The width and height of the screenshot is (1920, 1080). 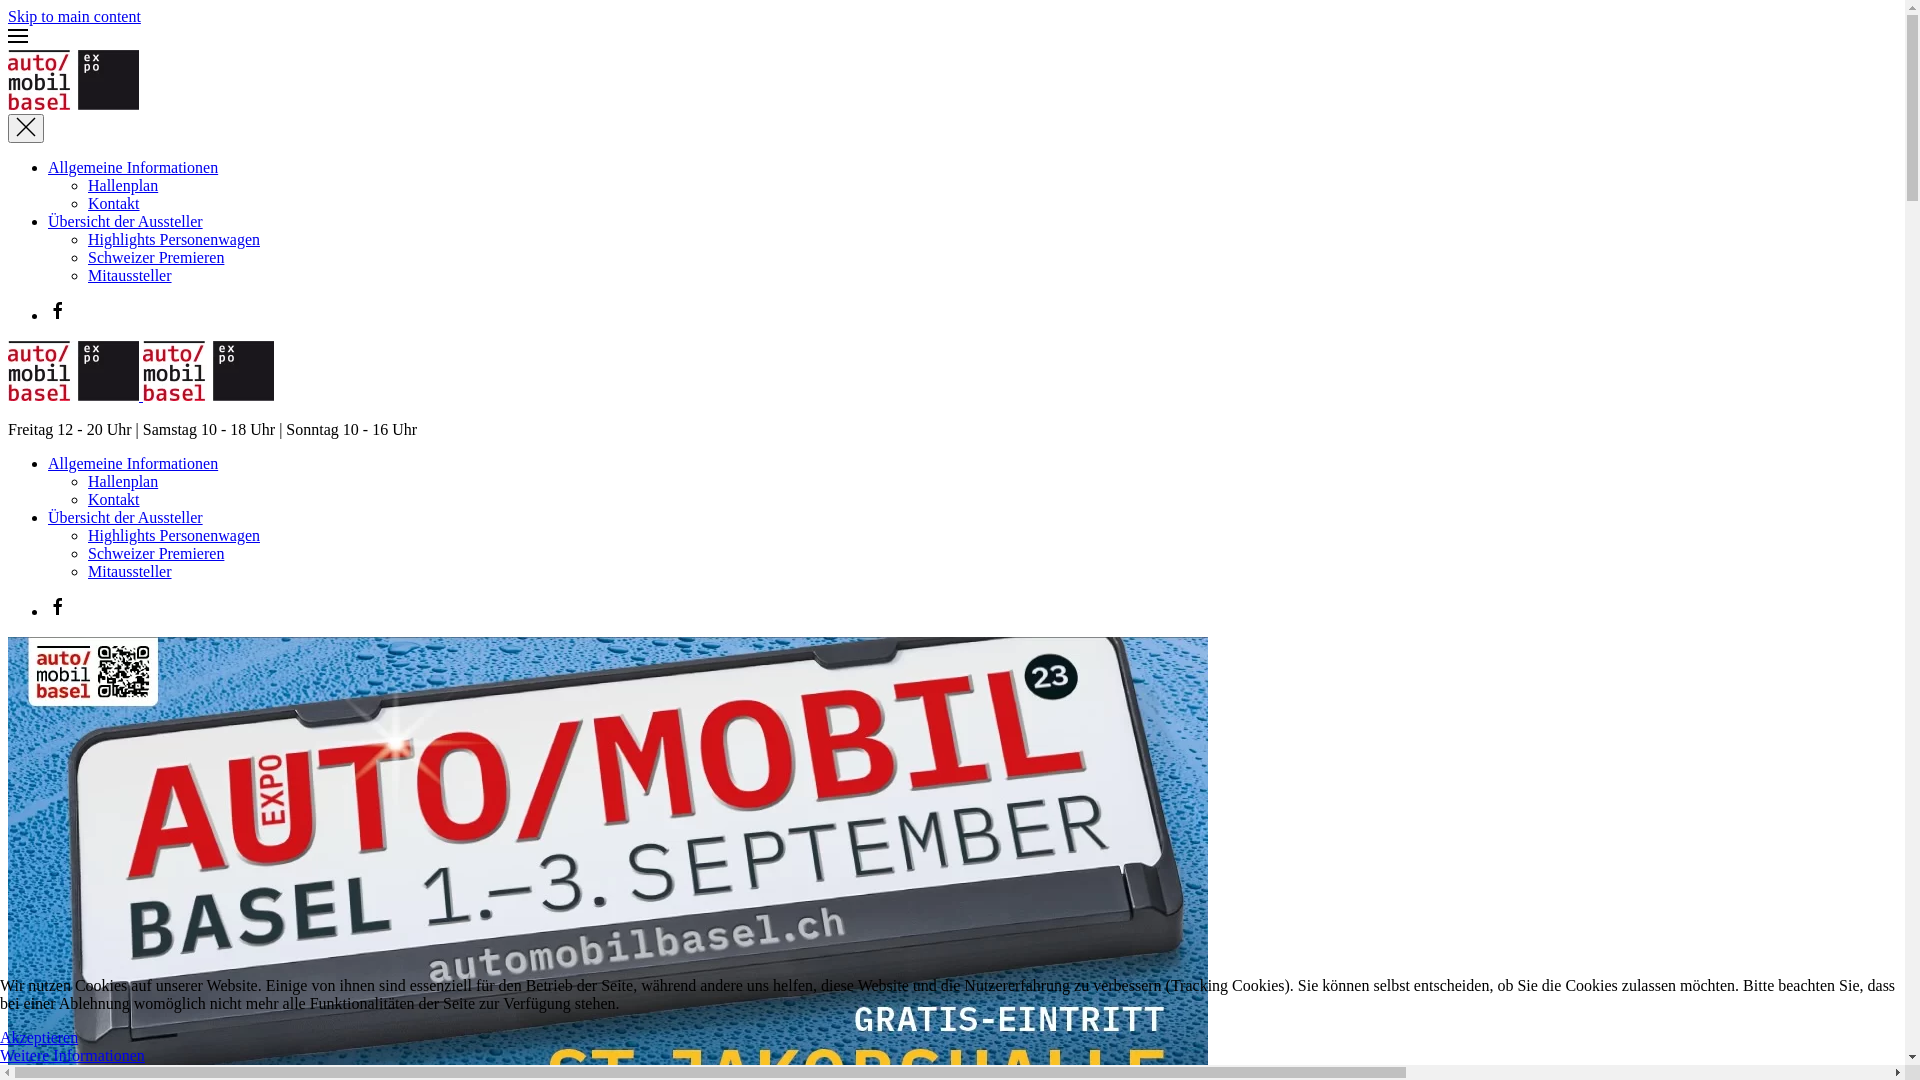 What do you see at coordinates (86, 498) in the screenshot?
I see `'Kontakt'` at bounding box center [86, 498].